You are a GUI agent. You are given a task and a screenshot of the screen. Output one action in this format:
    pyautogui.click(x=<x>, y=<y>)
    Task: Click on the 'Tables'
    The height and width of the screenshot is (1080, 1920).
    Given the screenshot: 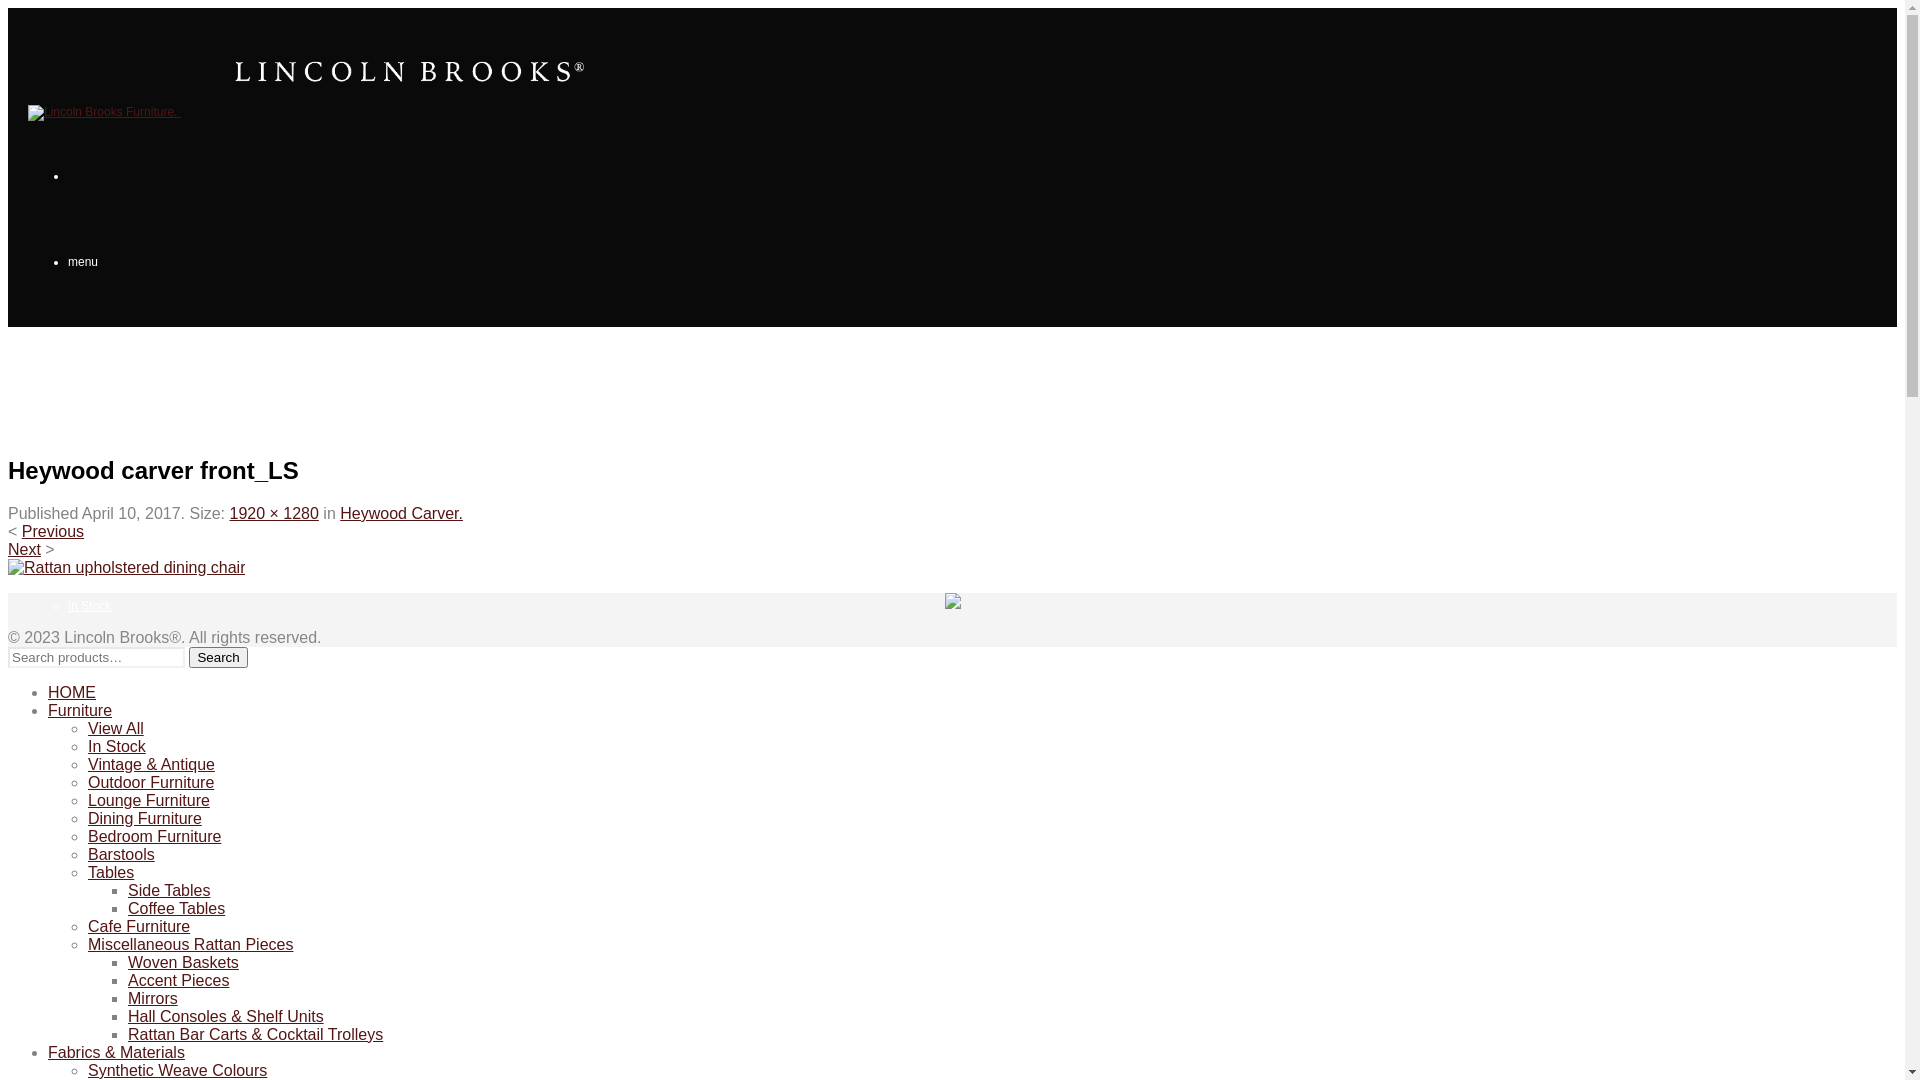 What is the action you would take?
    pyautogui.click(x=109, y=871)
    